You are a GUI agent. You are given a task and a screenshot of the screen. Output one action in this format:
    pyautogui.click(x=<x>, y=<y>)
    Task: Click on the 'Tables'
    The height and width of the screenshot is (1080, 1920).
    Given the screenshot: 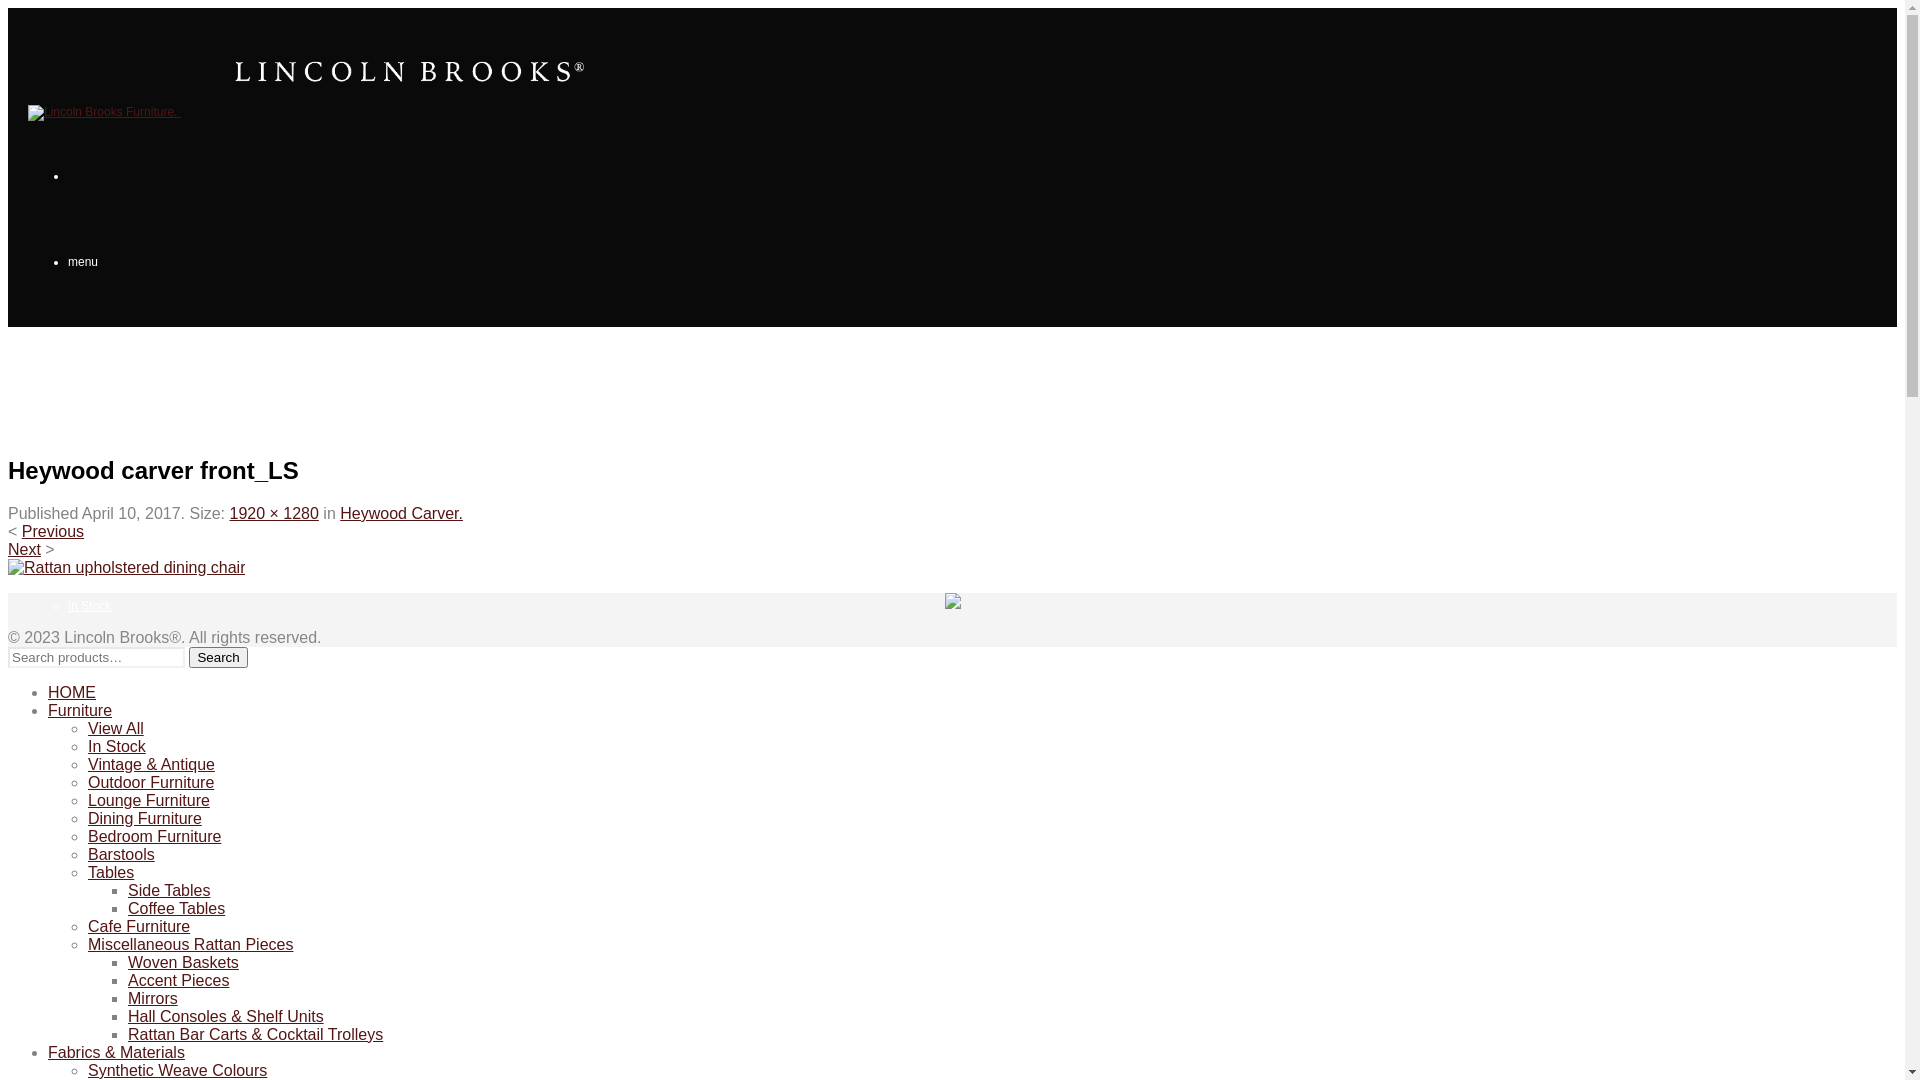 What is the action you would take?
    pyautogui.click(x=109, y=871)
    